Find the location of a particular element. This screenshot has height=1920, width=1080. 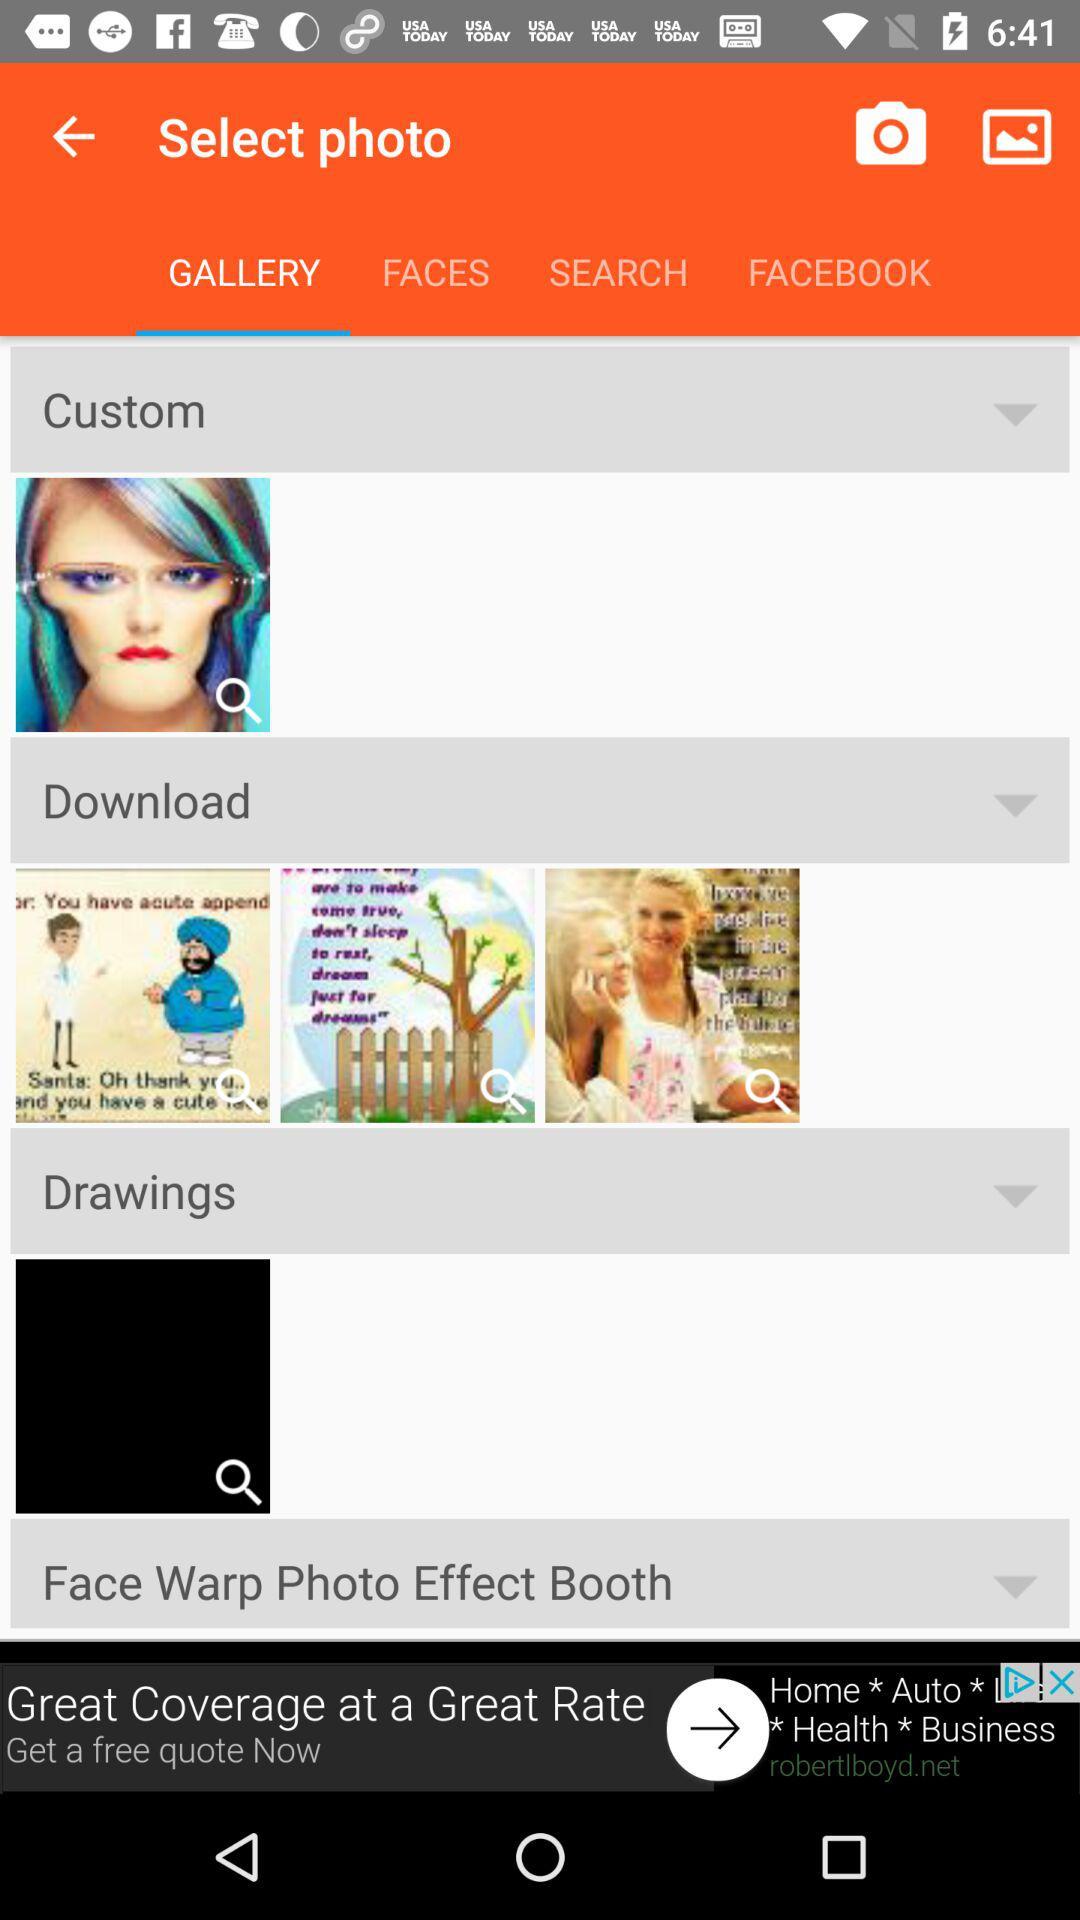

searching the file given is located at coordinates (237, 1482).